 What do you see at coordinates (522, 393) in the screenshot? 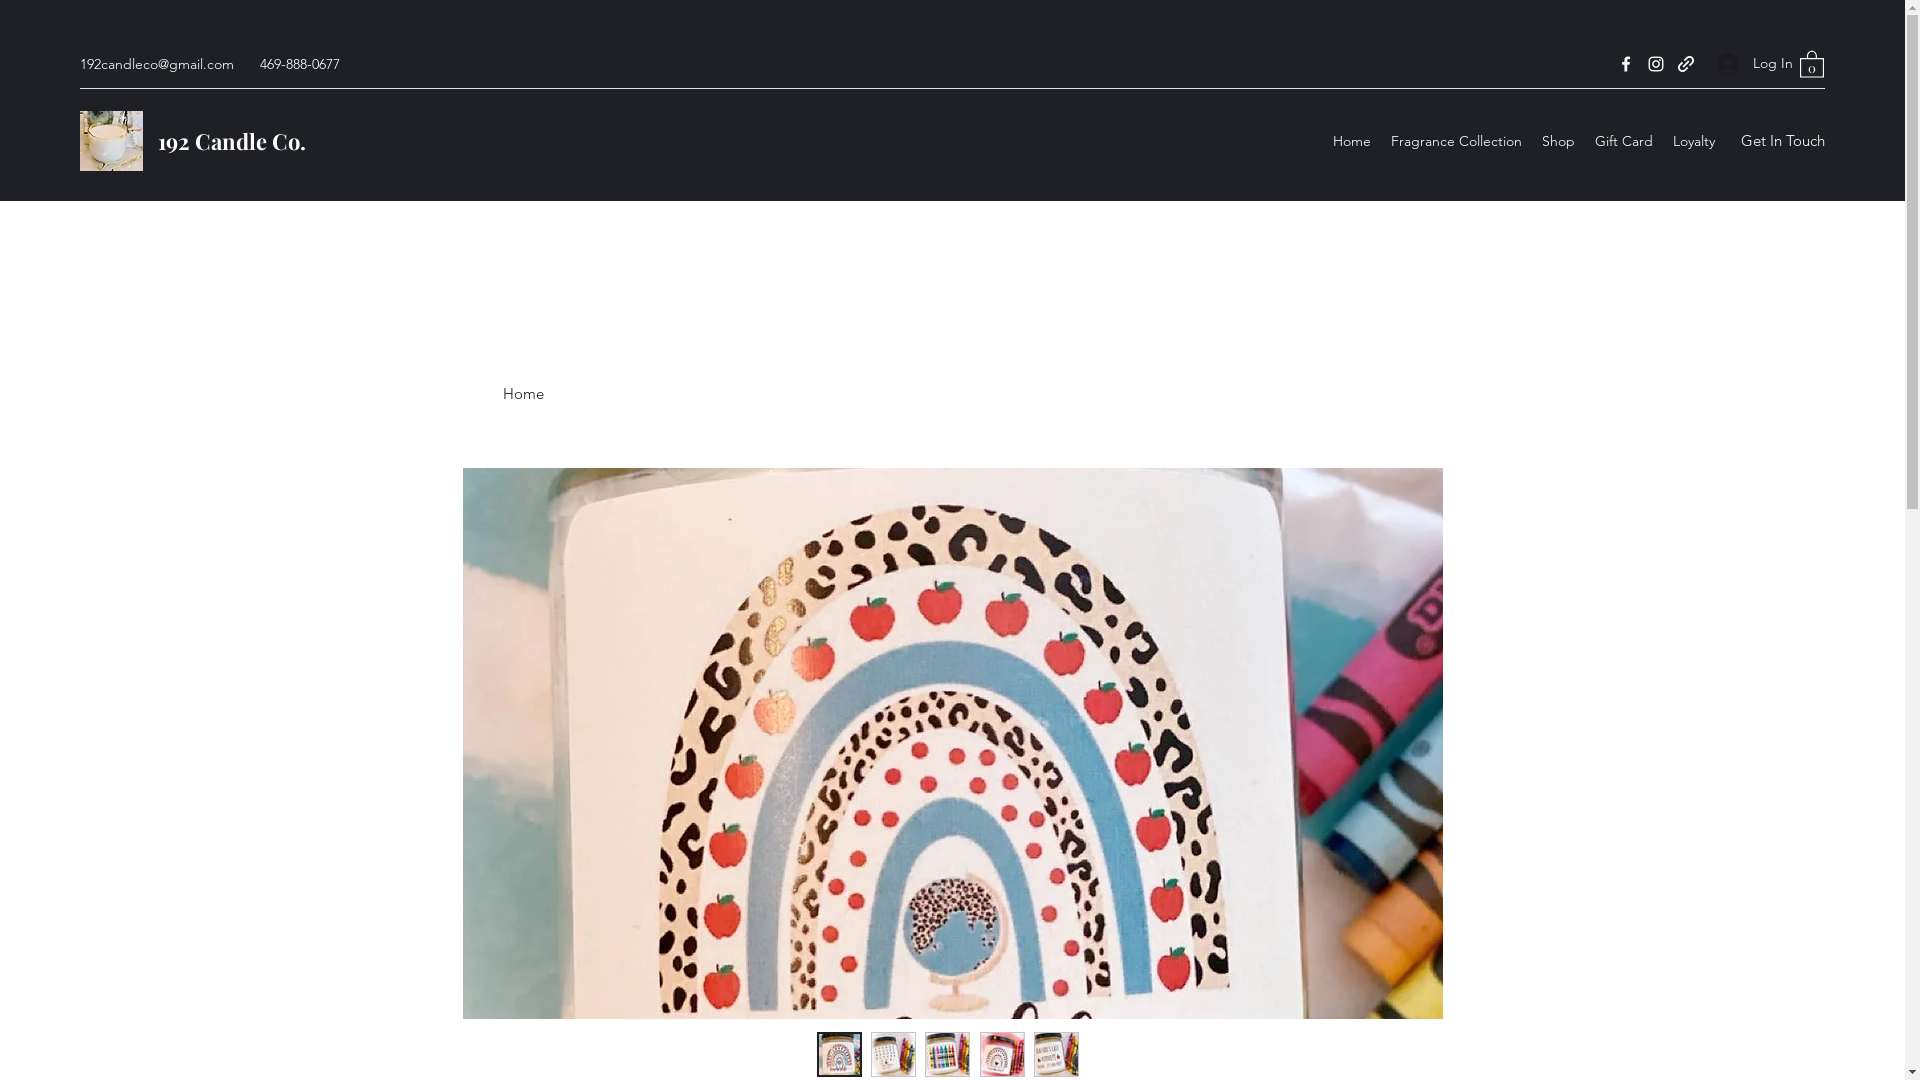
I see `'Home'` at bounding box center [522, 393].